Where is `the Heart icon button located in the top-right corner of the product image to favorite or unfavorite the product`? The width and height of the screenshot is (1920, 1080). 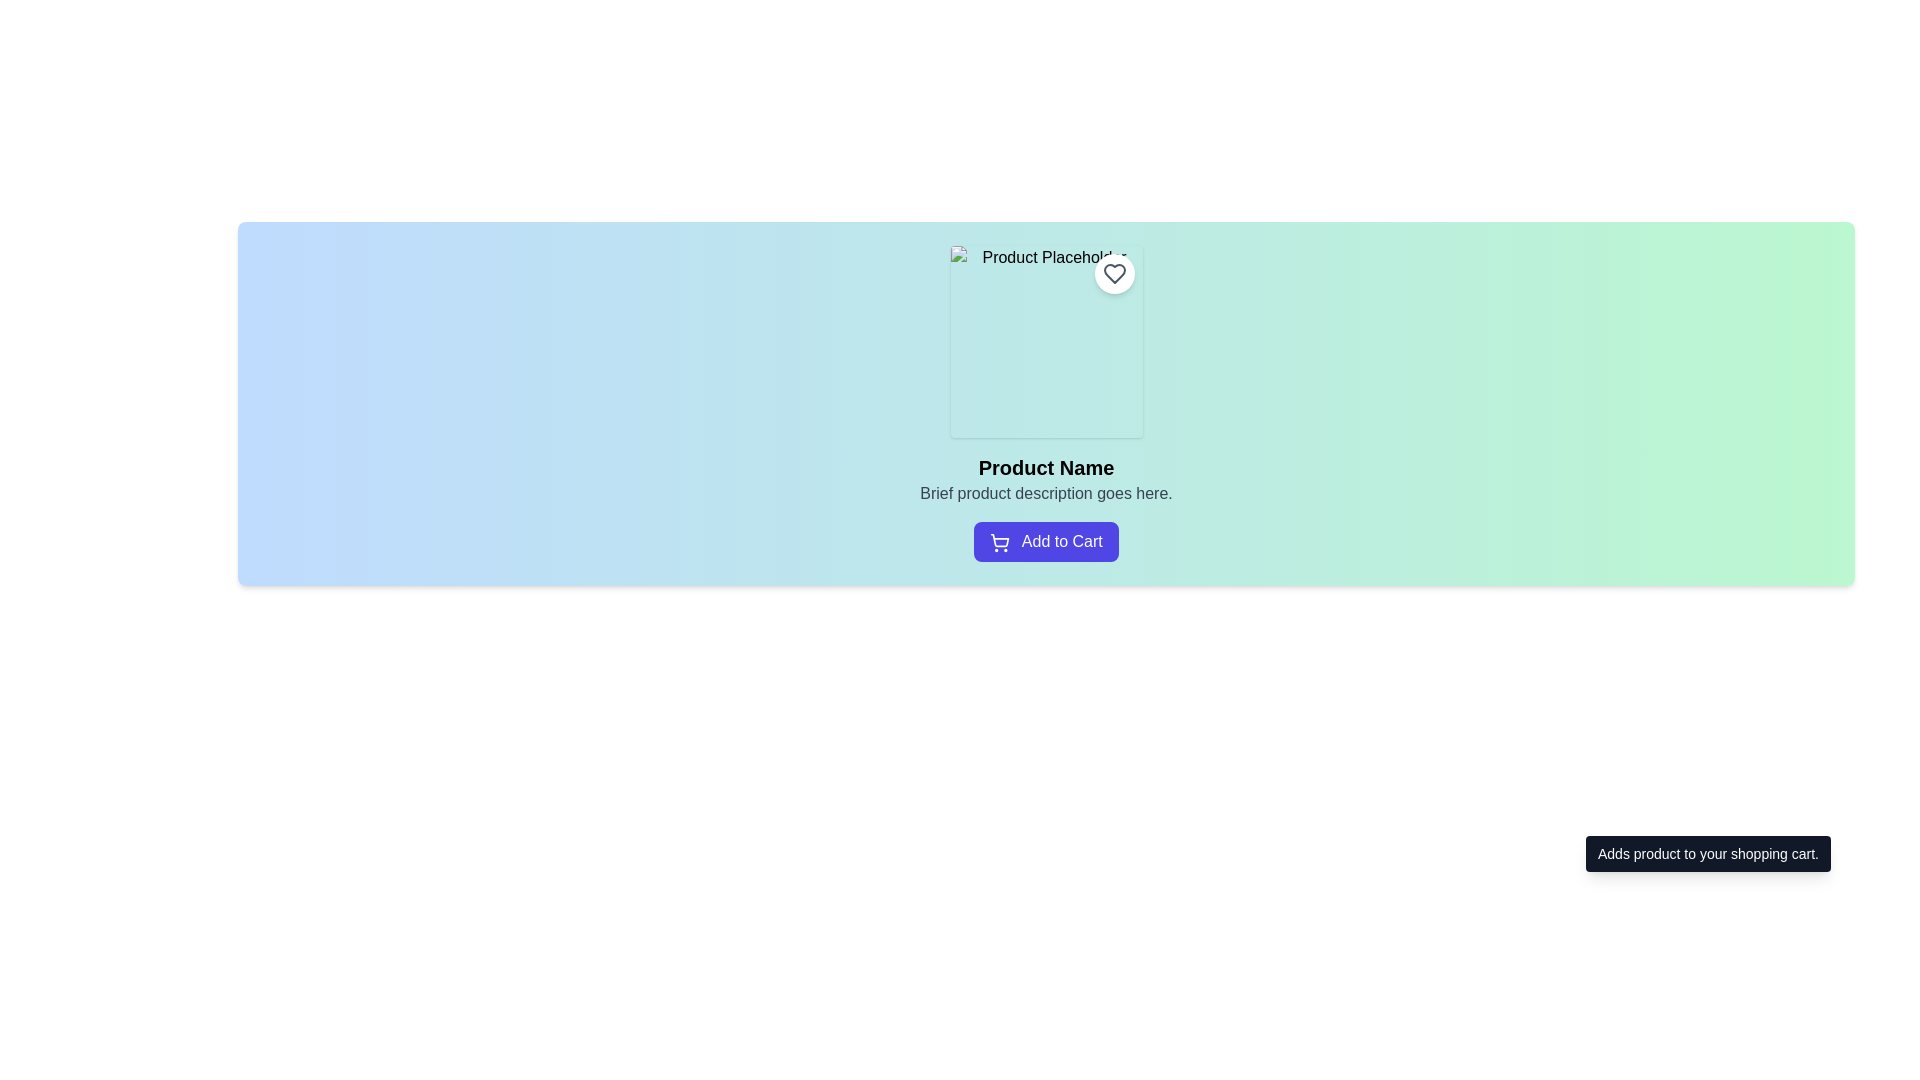 the Heart icon button located in the top-right corner of the product image to favorite or unfavorite the product is located at coordinates (1113, 273).